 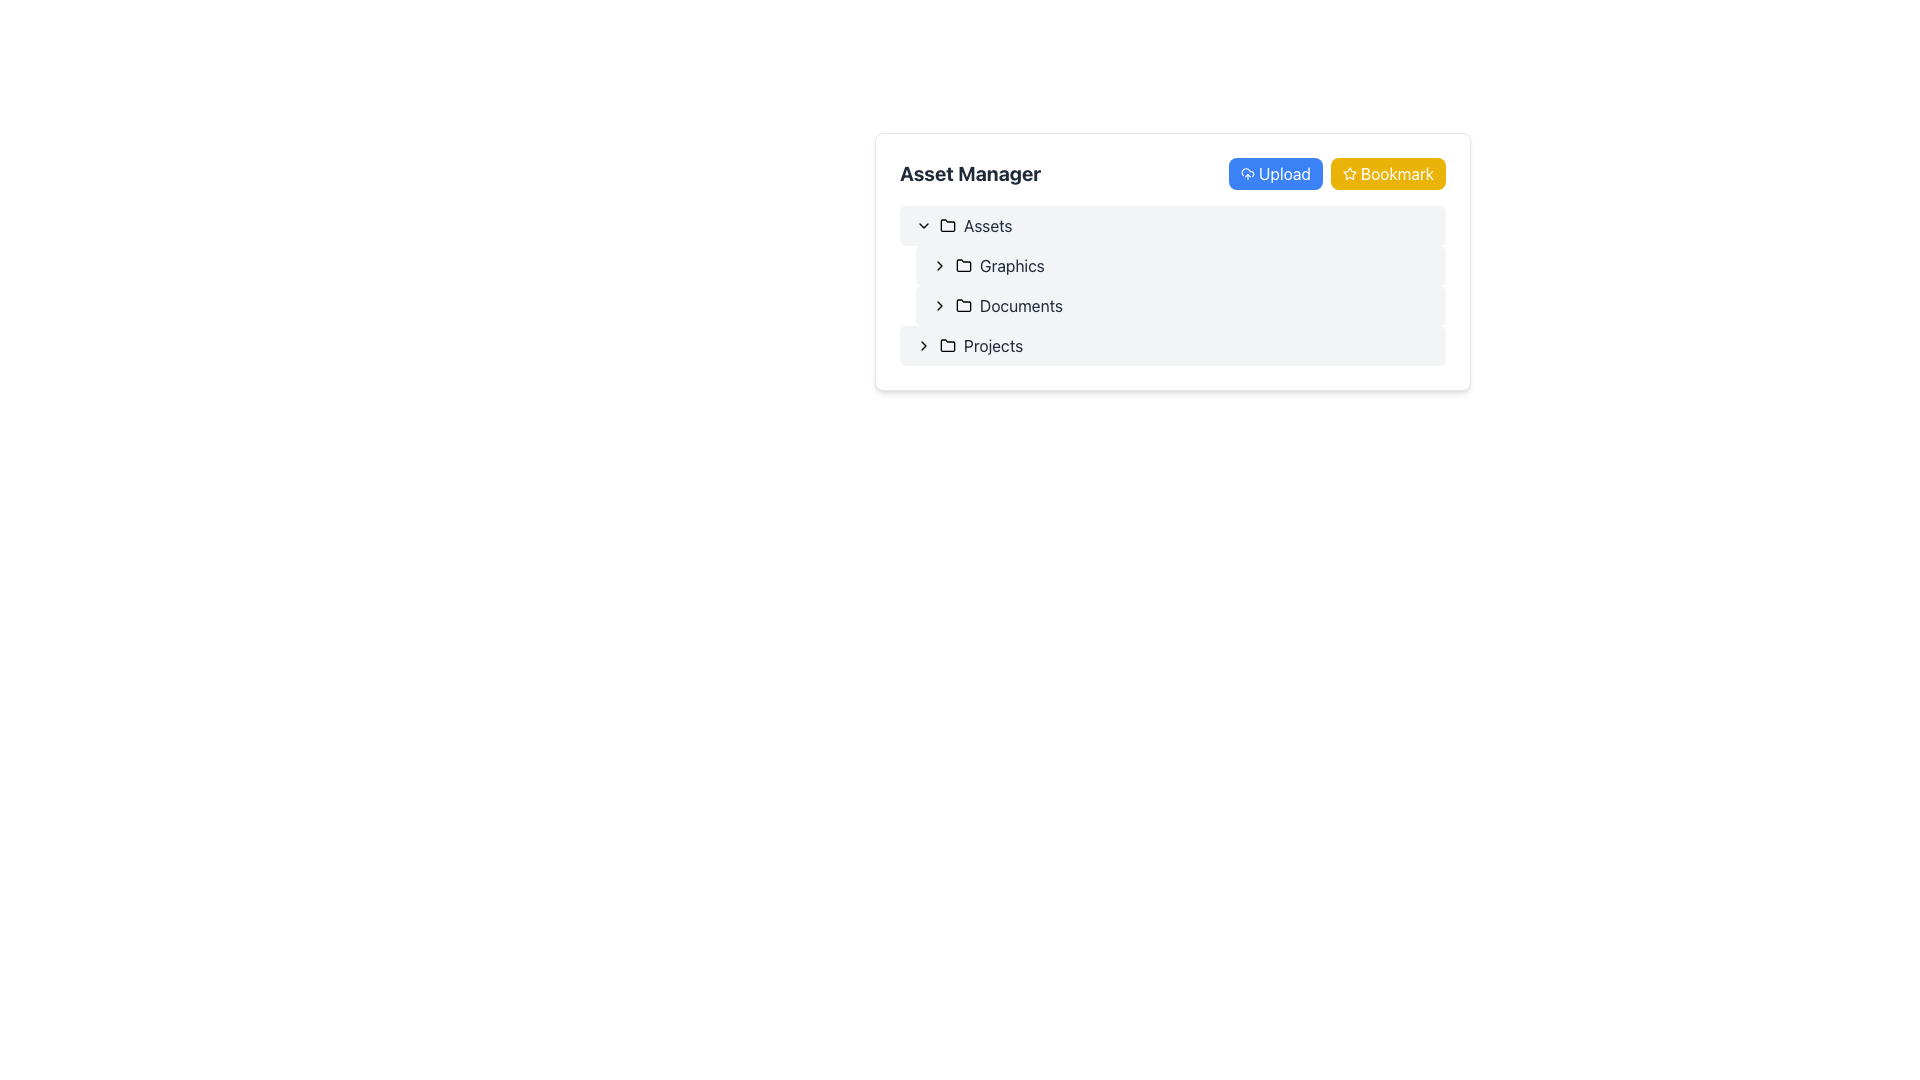 I want to click on the folder icon located to the left of the 'Assets' label, so click(x=947, y=224).